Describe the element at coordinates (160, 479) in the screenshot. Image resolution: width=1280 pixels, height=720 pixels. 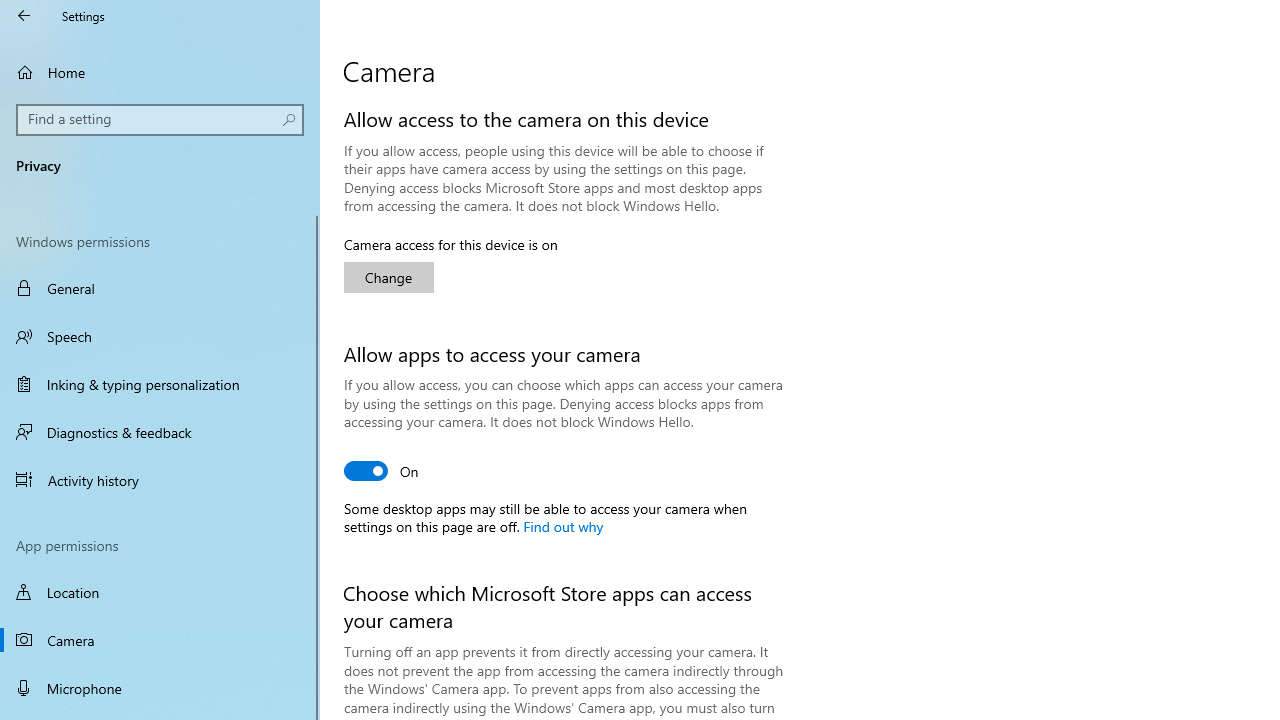
I see `'Activity history'` at that location.